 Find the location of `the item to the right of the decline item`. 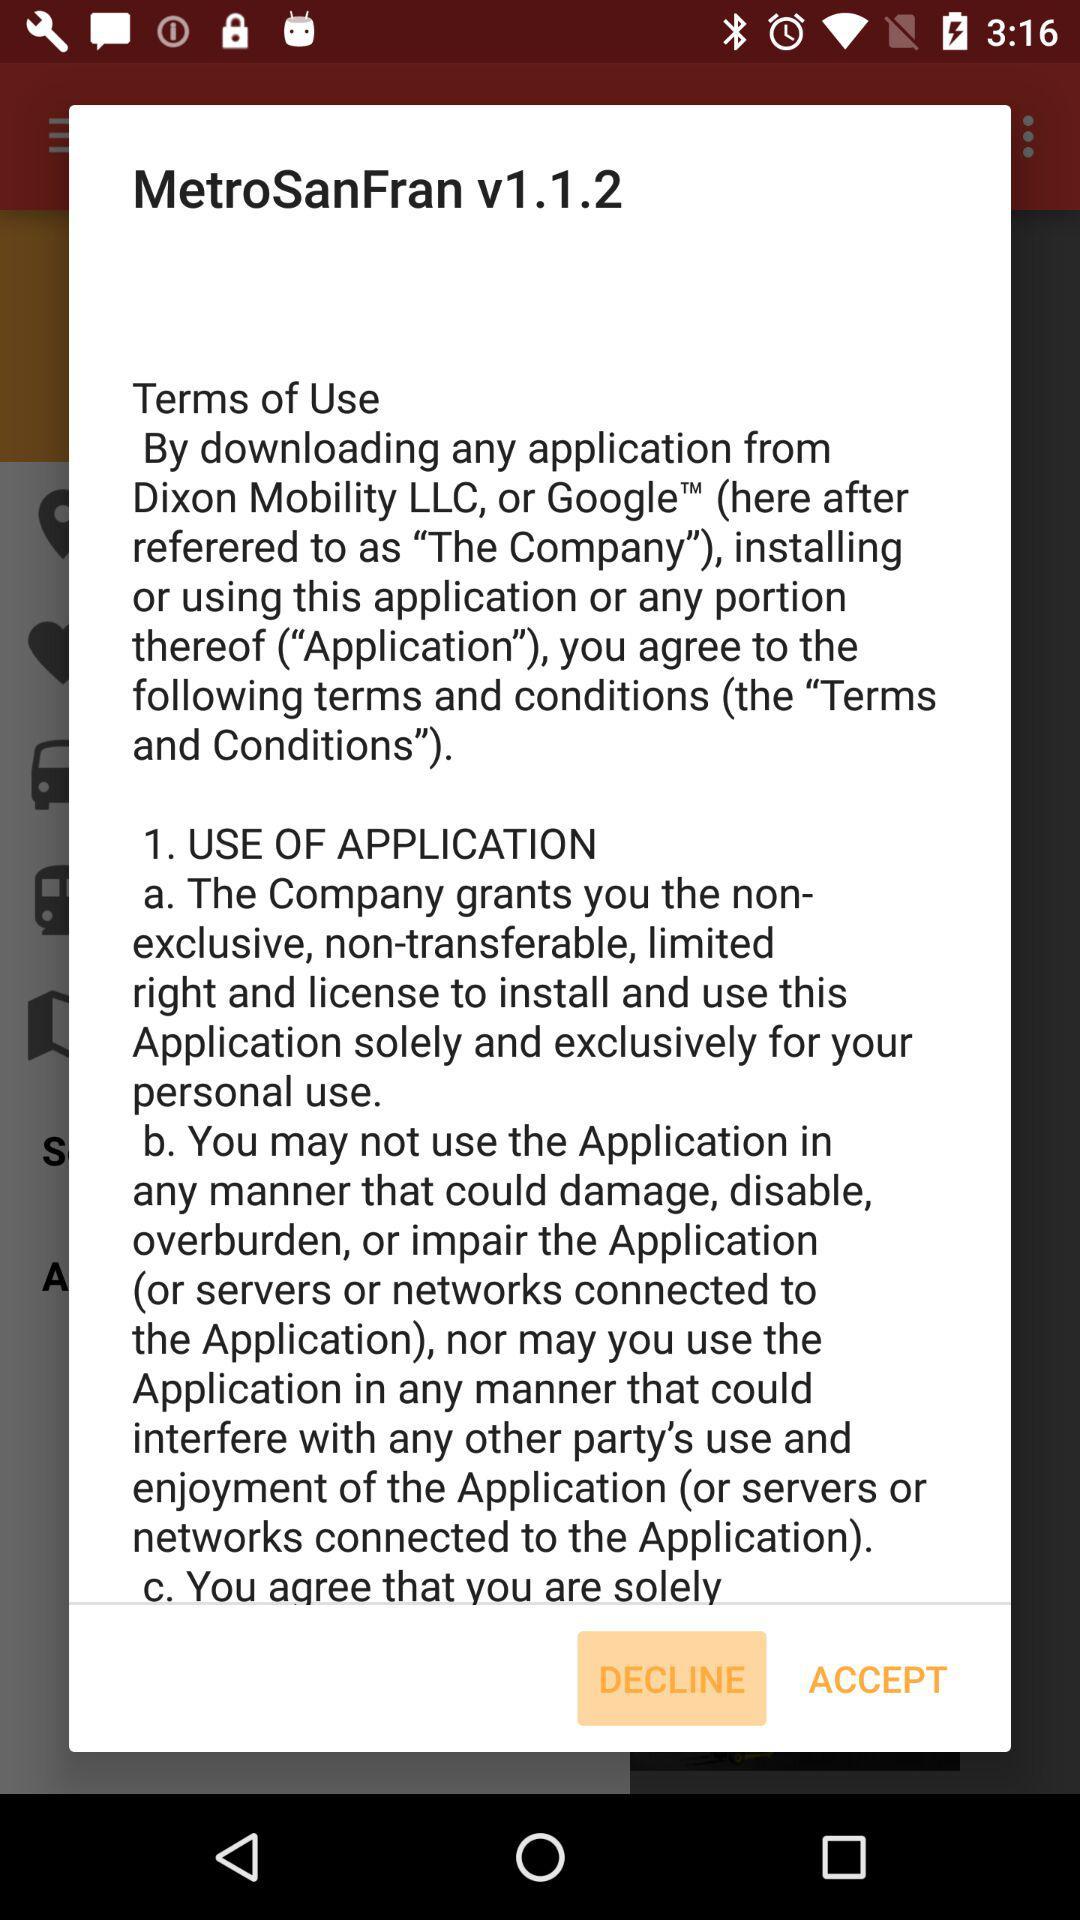

the item to the right of the decline item is located at coordinates (877, 1678).